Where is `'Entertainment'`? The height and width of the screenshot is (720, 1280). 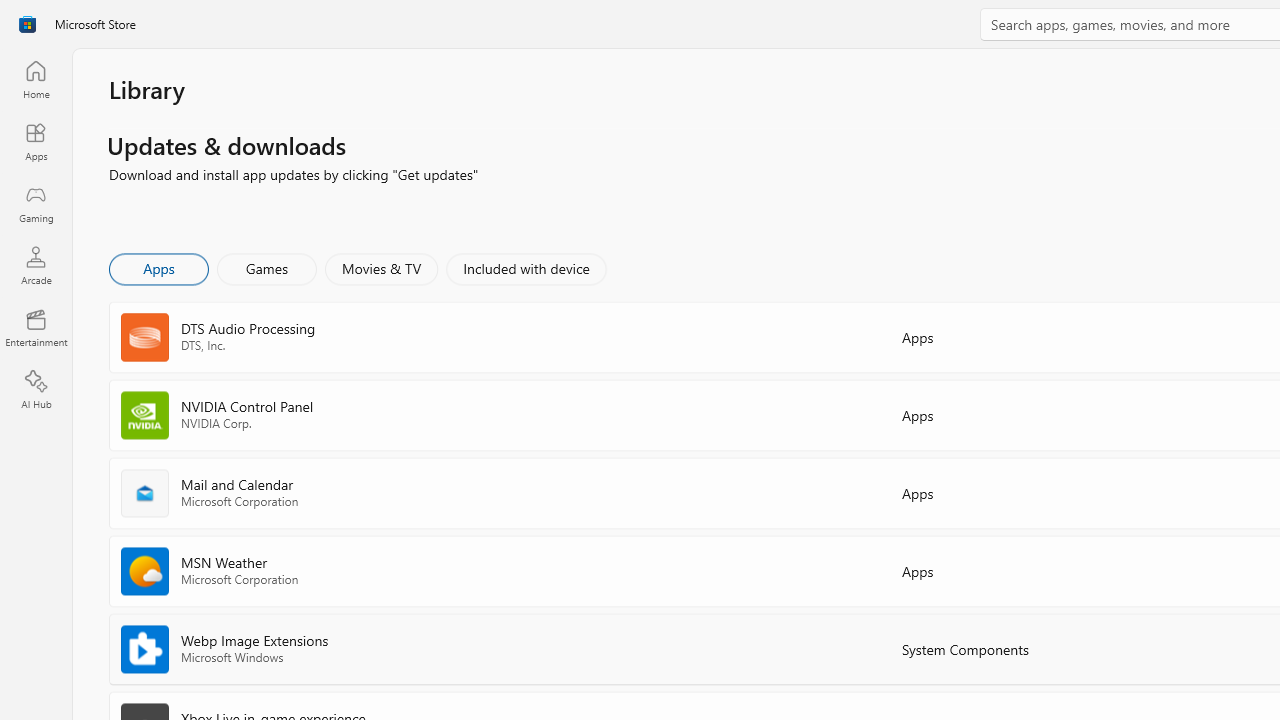
'Entertainment' is located at coordinates (35, 326).